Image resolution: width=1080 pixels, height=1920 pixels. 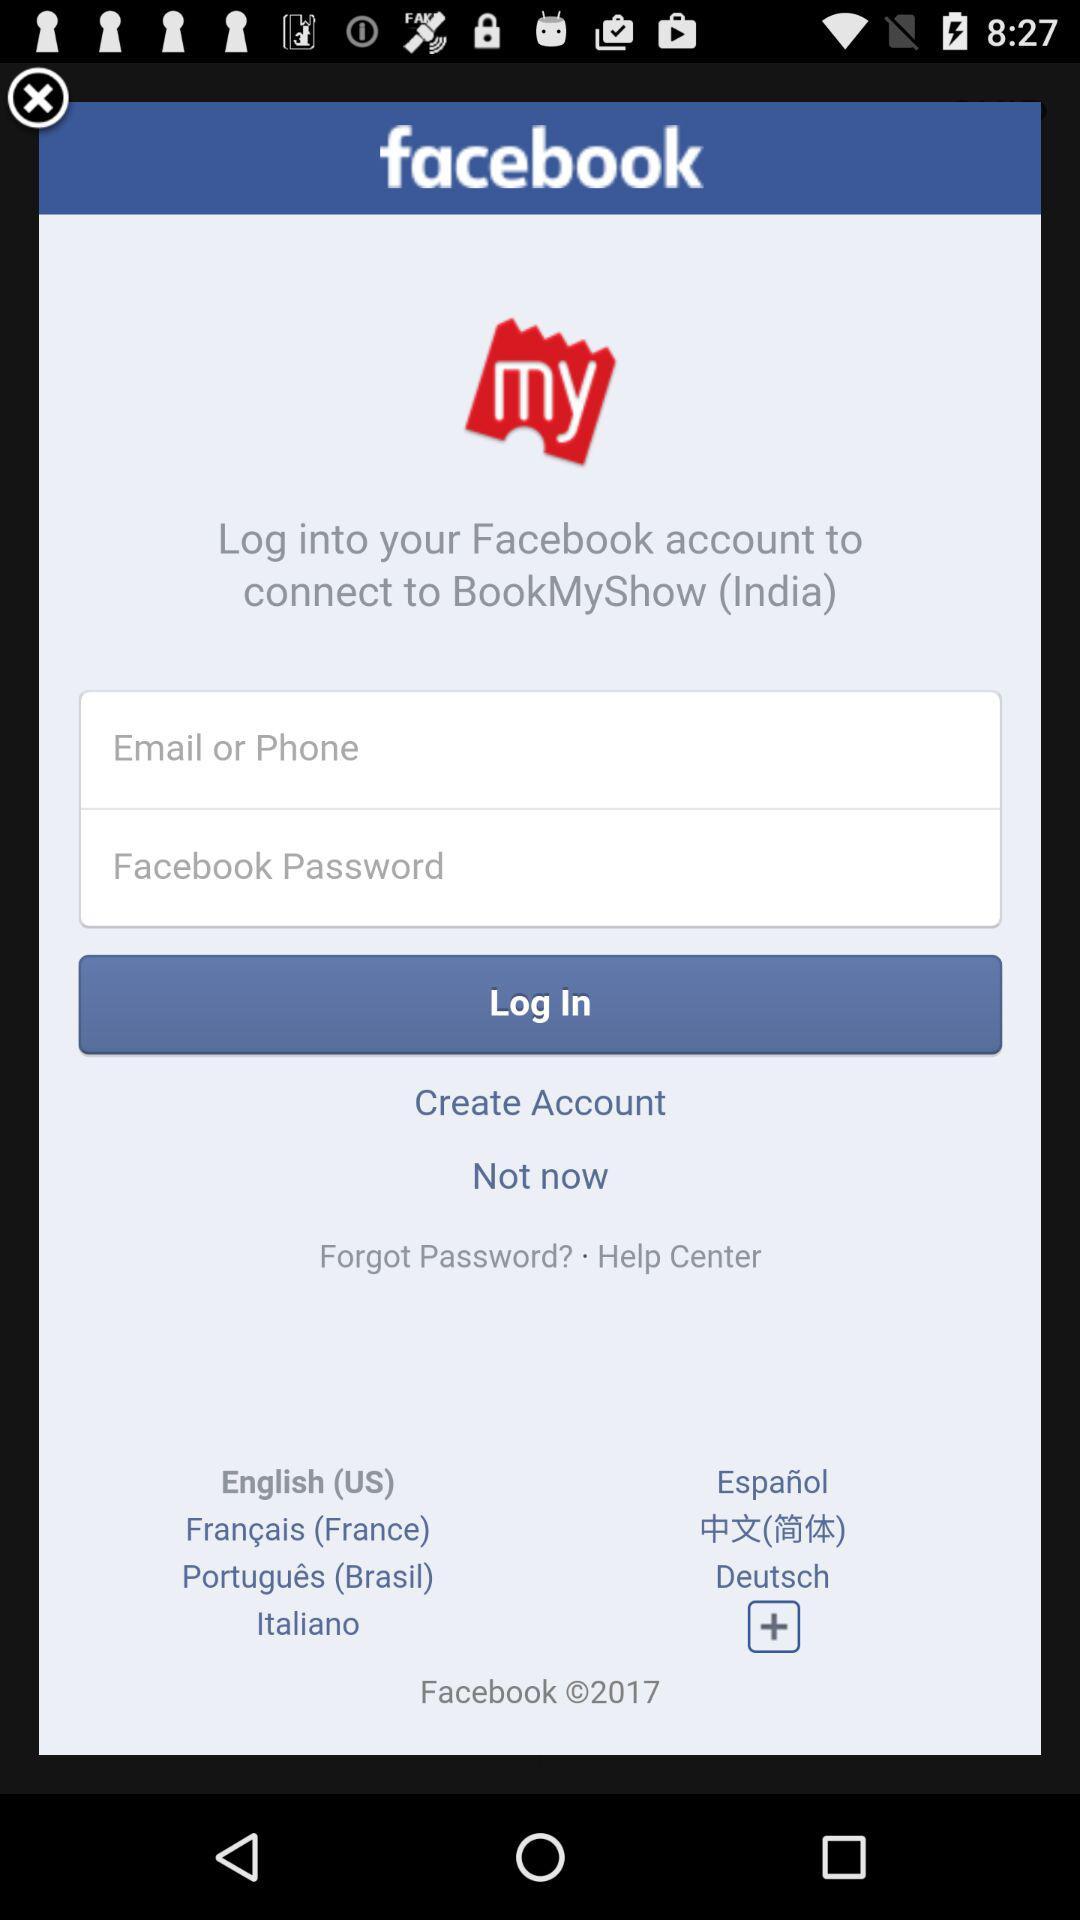 I want to click on option, so click(x=38, y=100).